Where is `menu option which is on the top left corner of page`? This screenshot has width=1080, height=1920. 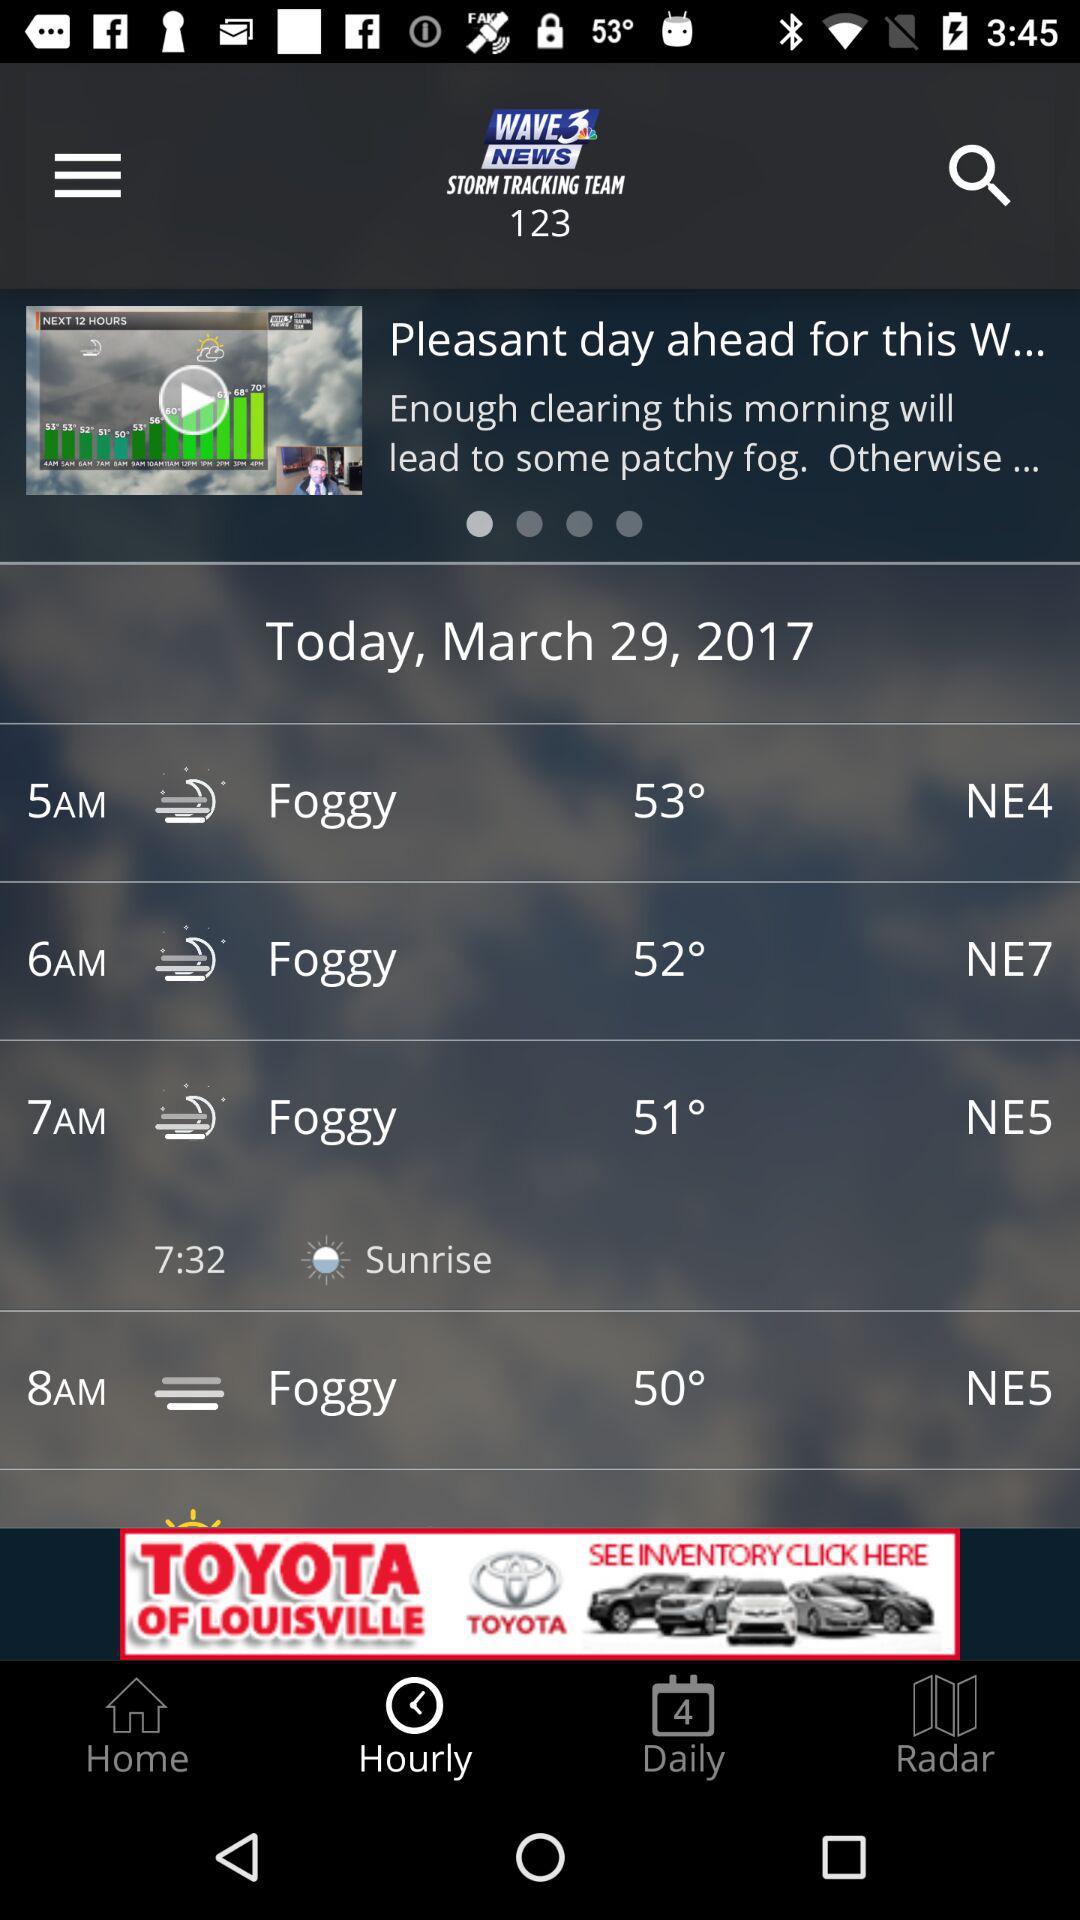 menu option which is on the top left corner of page is located at coordinates (87, 176).